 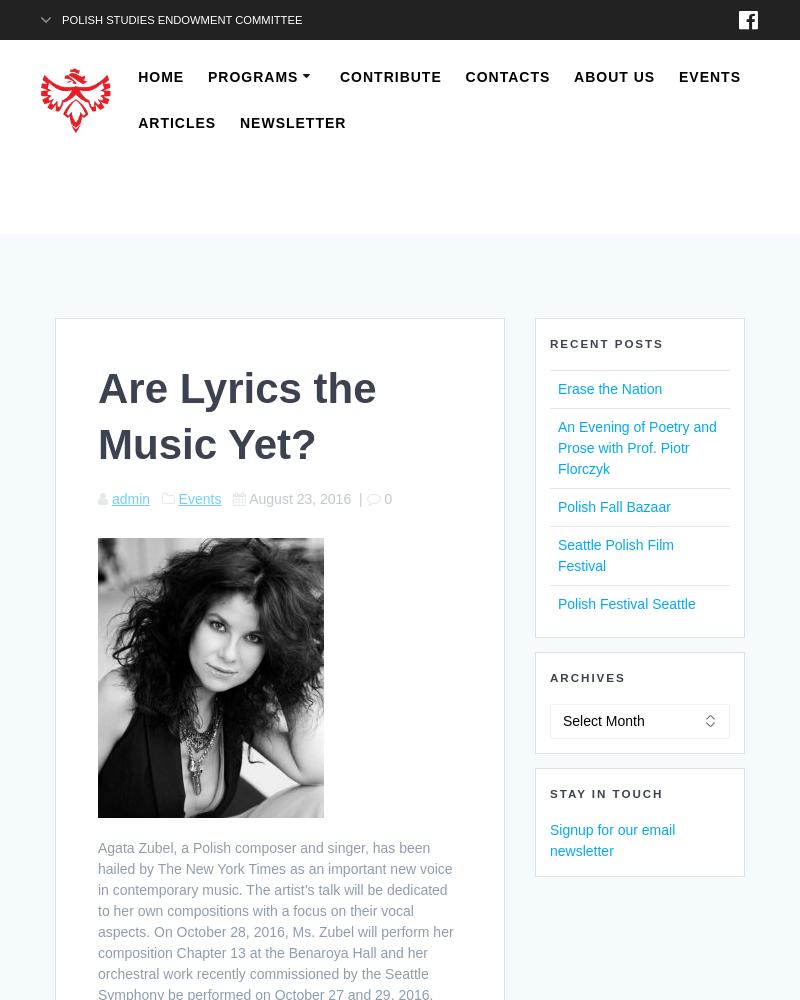 I want to click on 'About Us', so click(x=614, y=75).